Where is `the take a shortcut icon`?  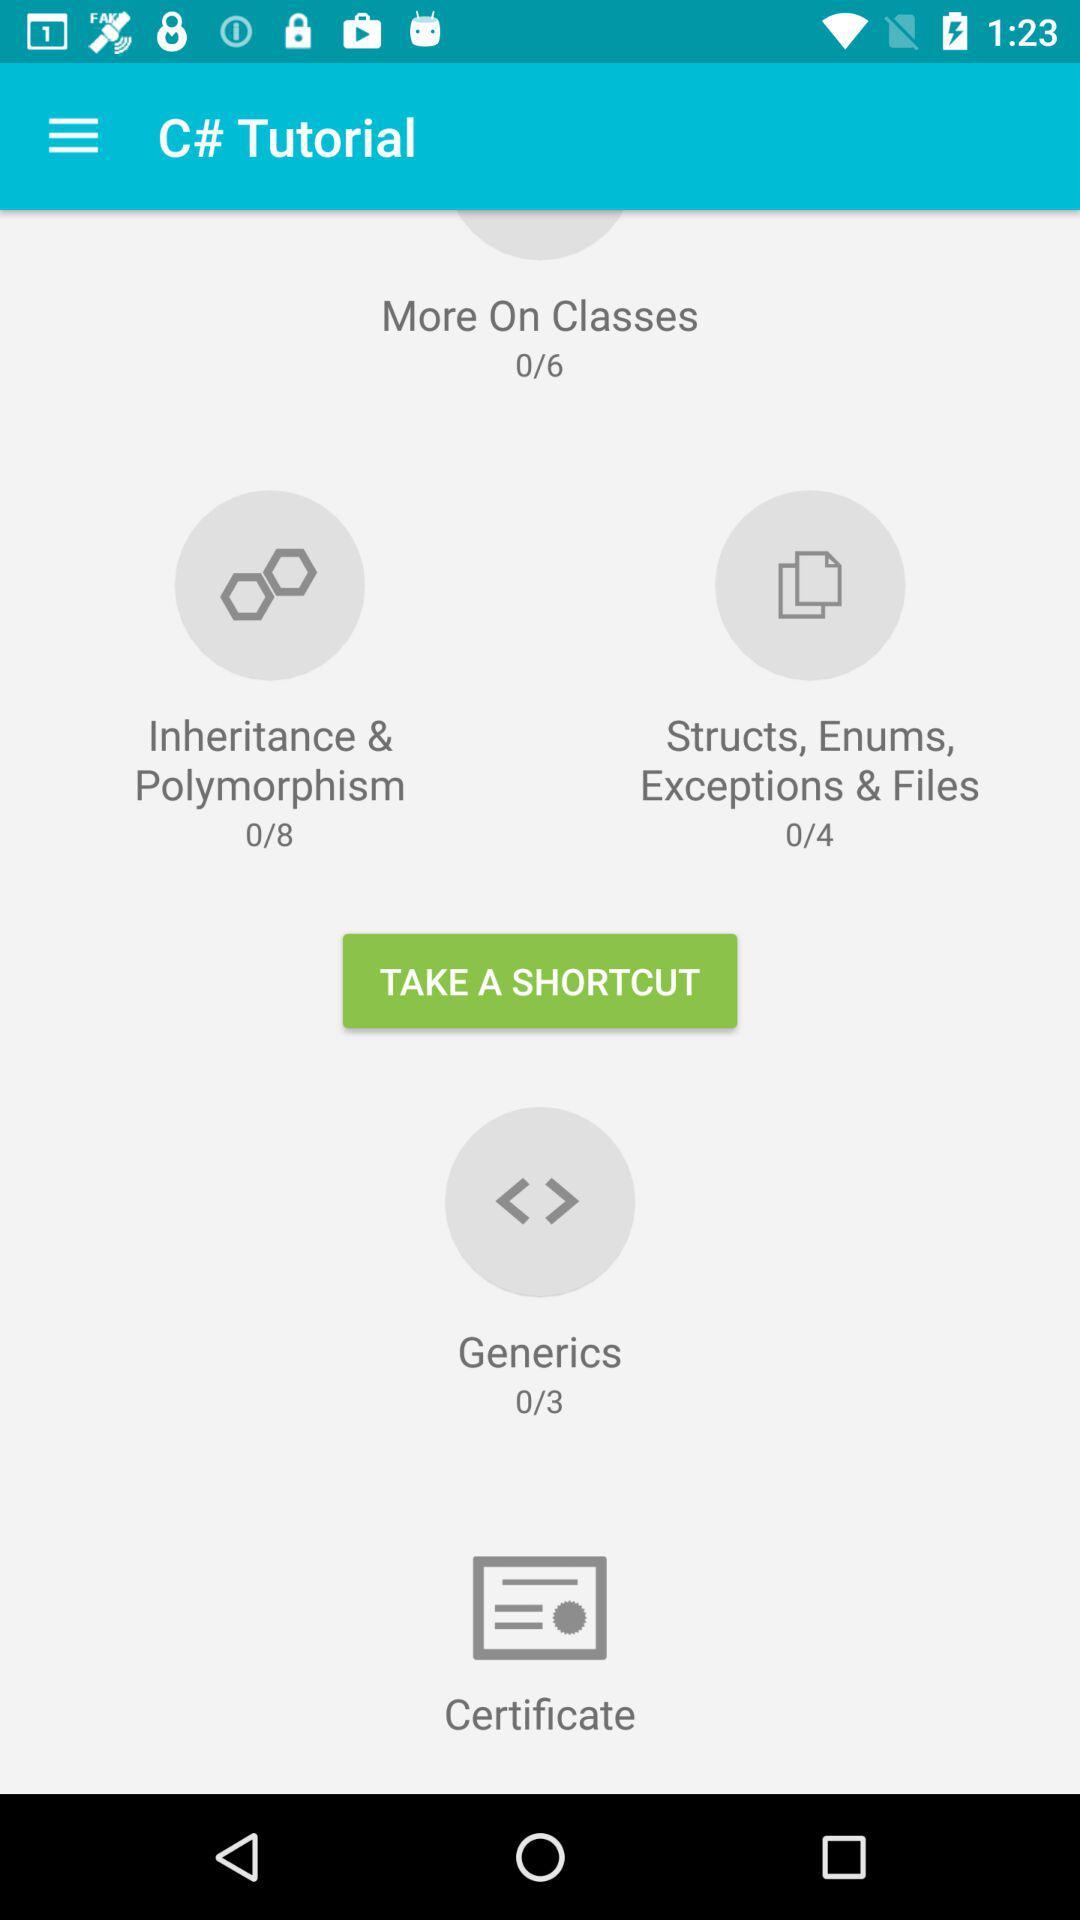
the take a shortcut icon is located at coordinates (540, 980).